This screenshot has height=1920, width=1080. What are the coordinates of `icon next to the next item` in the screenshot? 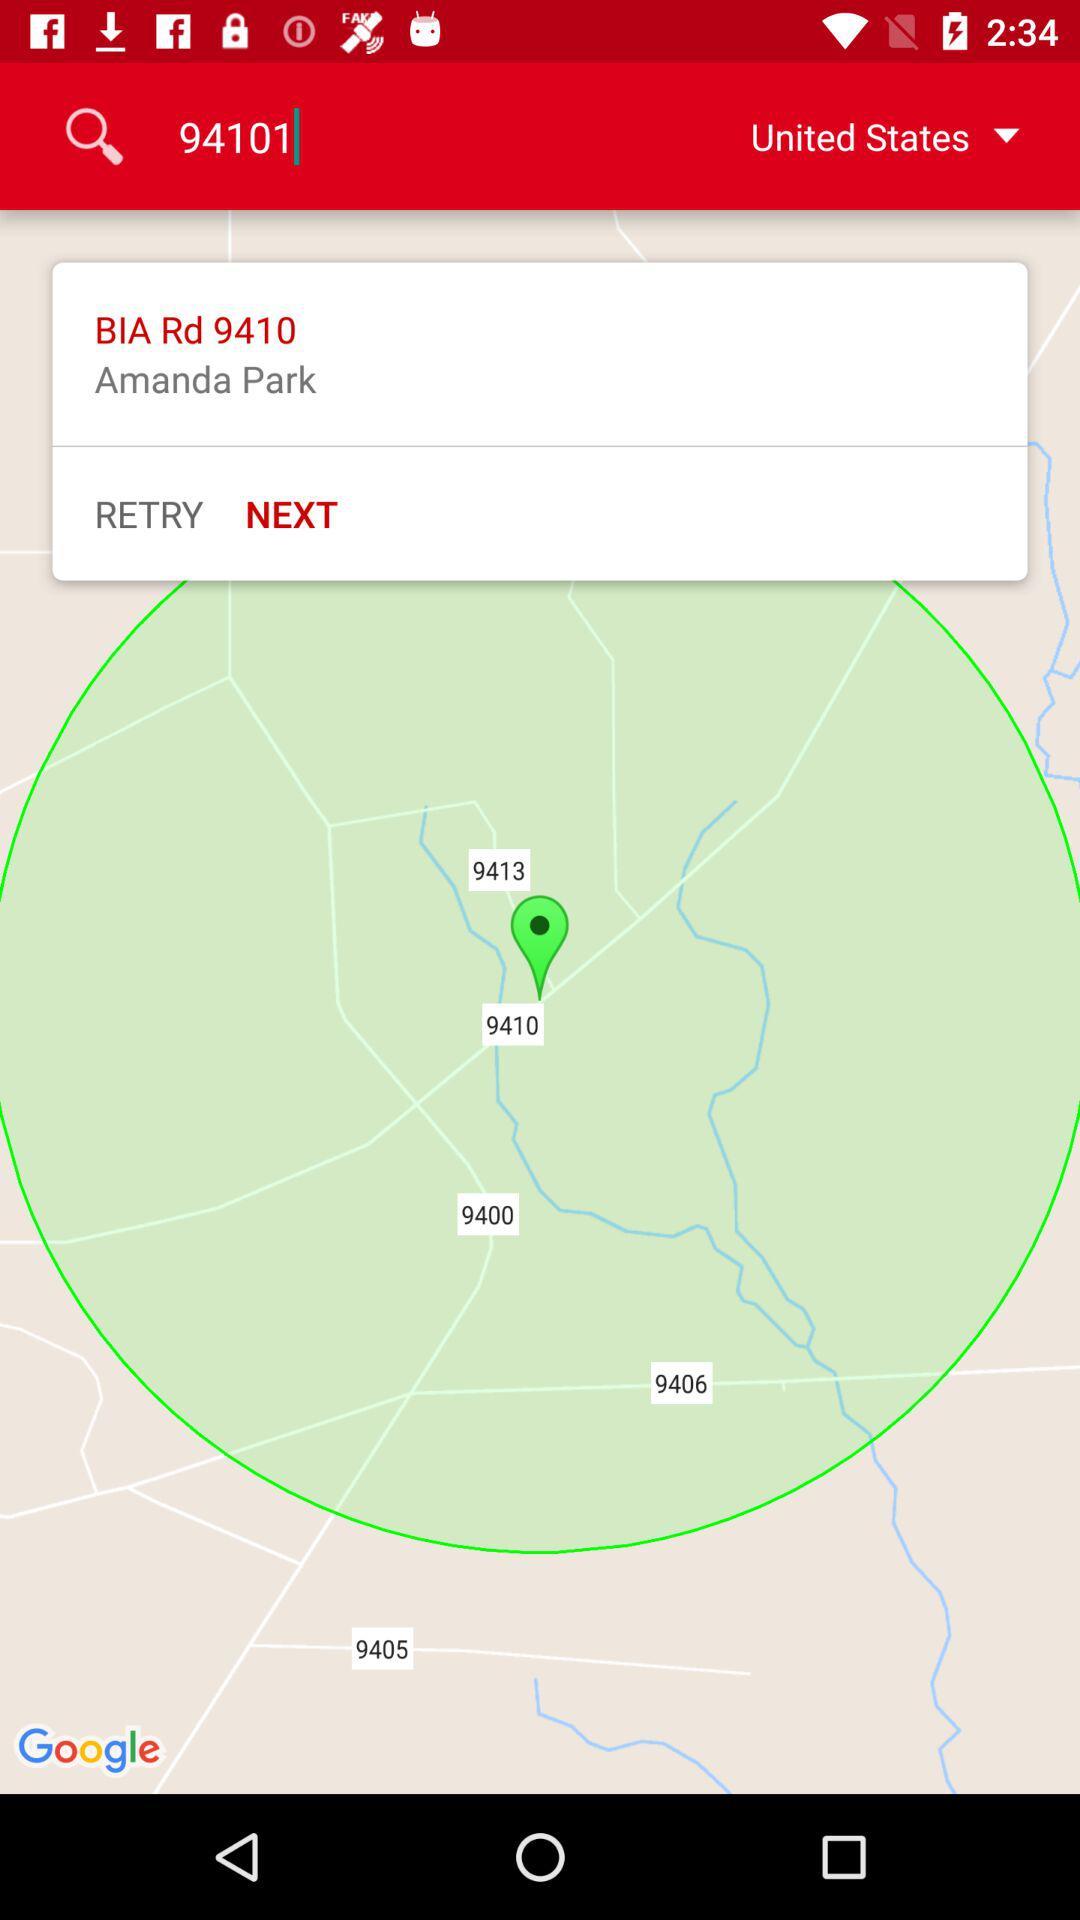 It's located at (147, 513).